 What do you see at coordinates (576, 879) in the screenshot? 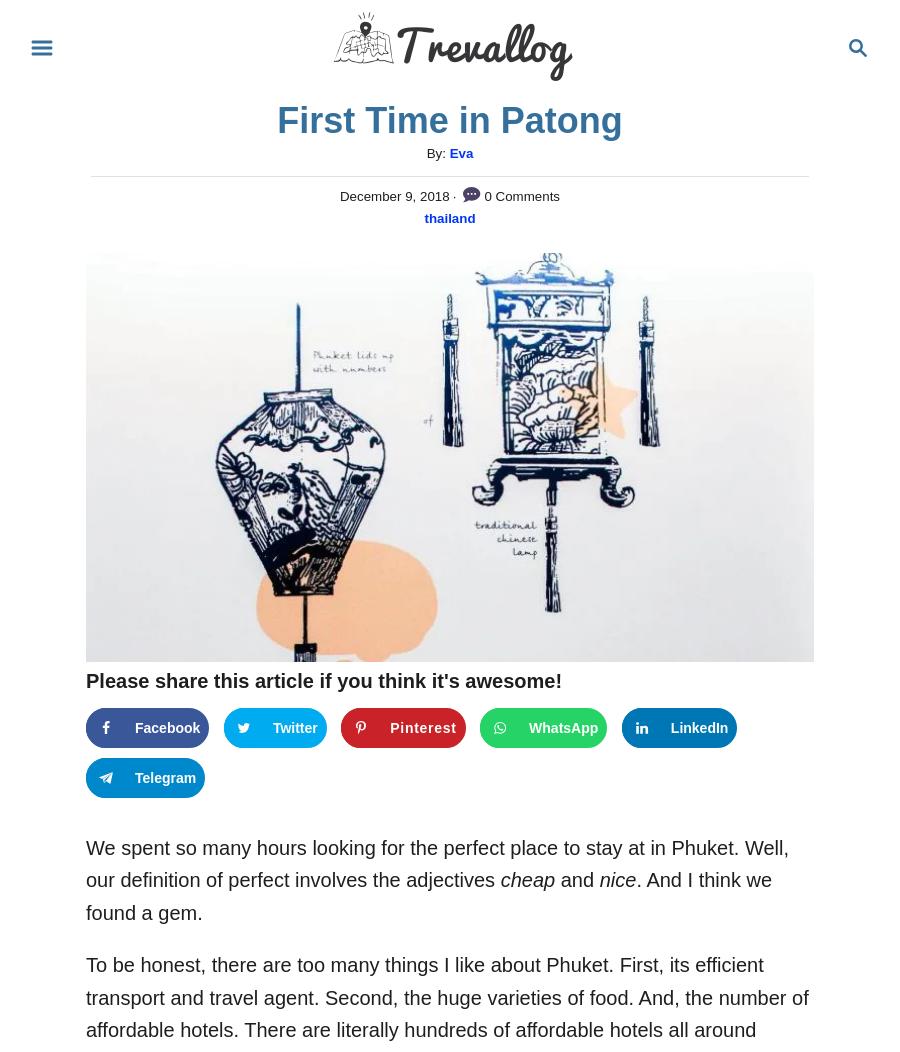
I see `'and'` at bounding box center [576, 879].